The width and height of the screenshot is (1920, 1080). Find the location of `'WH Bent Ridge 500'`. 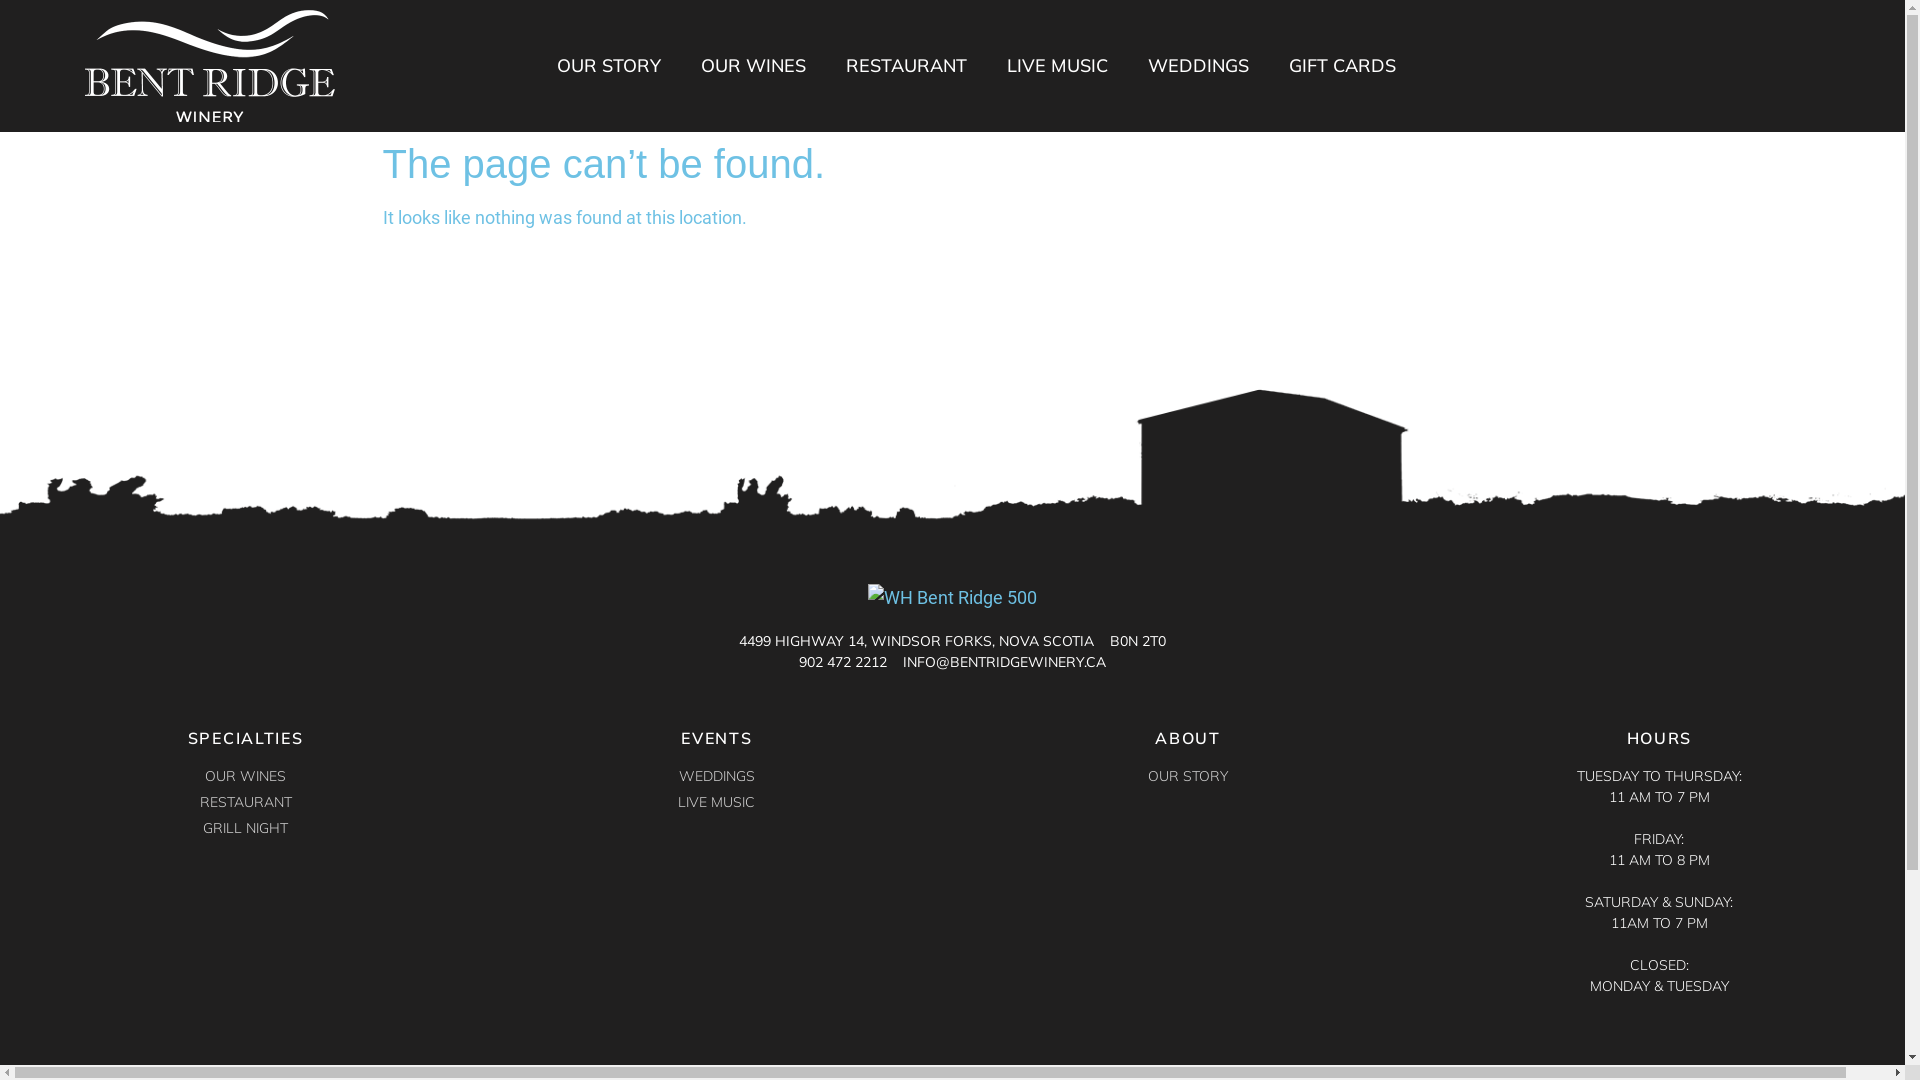

'WH Bent Ridge 500' is located at coordinates (951, 596).